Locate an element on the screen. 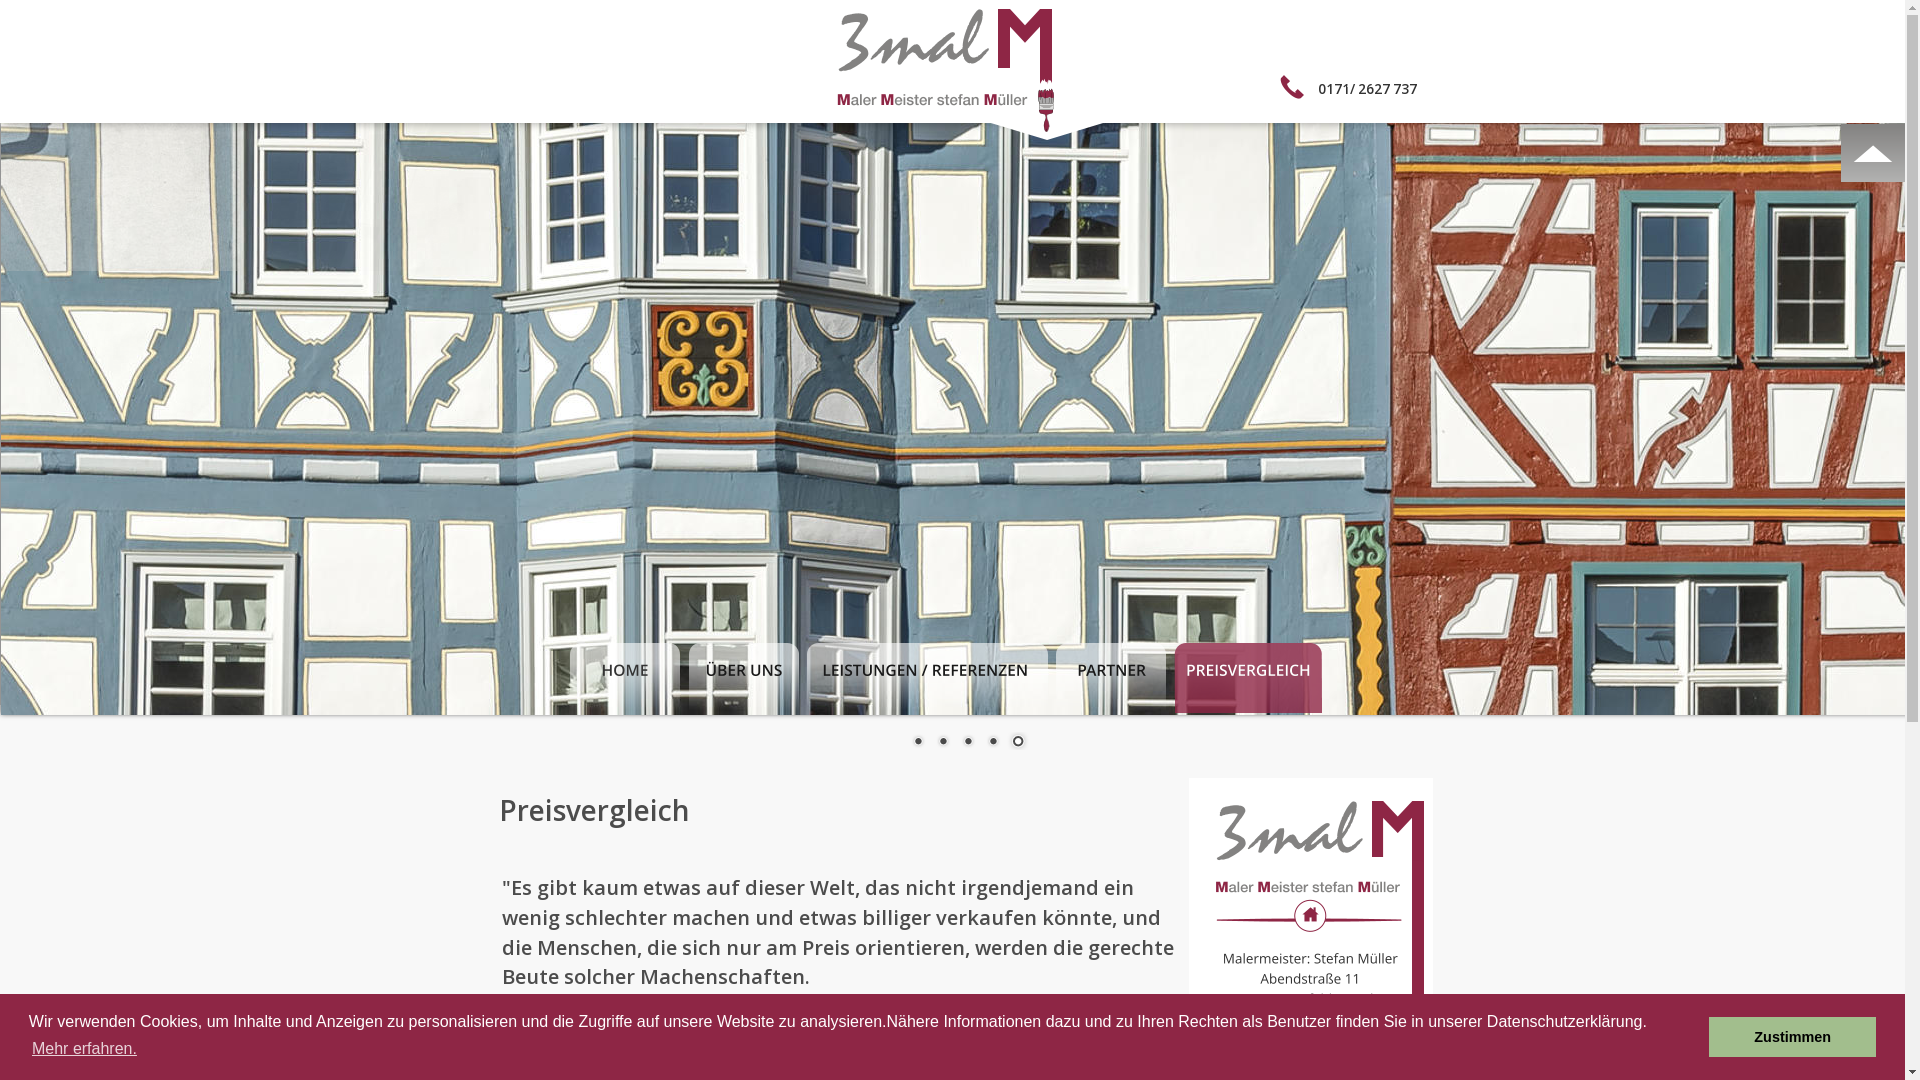  '737' is located at coordinates (1404, 87).